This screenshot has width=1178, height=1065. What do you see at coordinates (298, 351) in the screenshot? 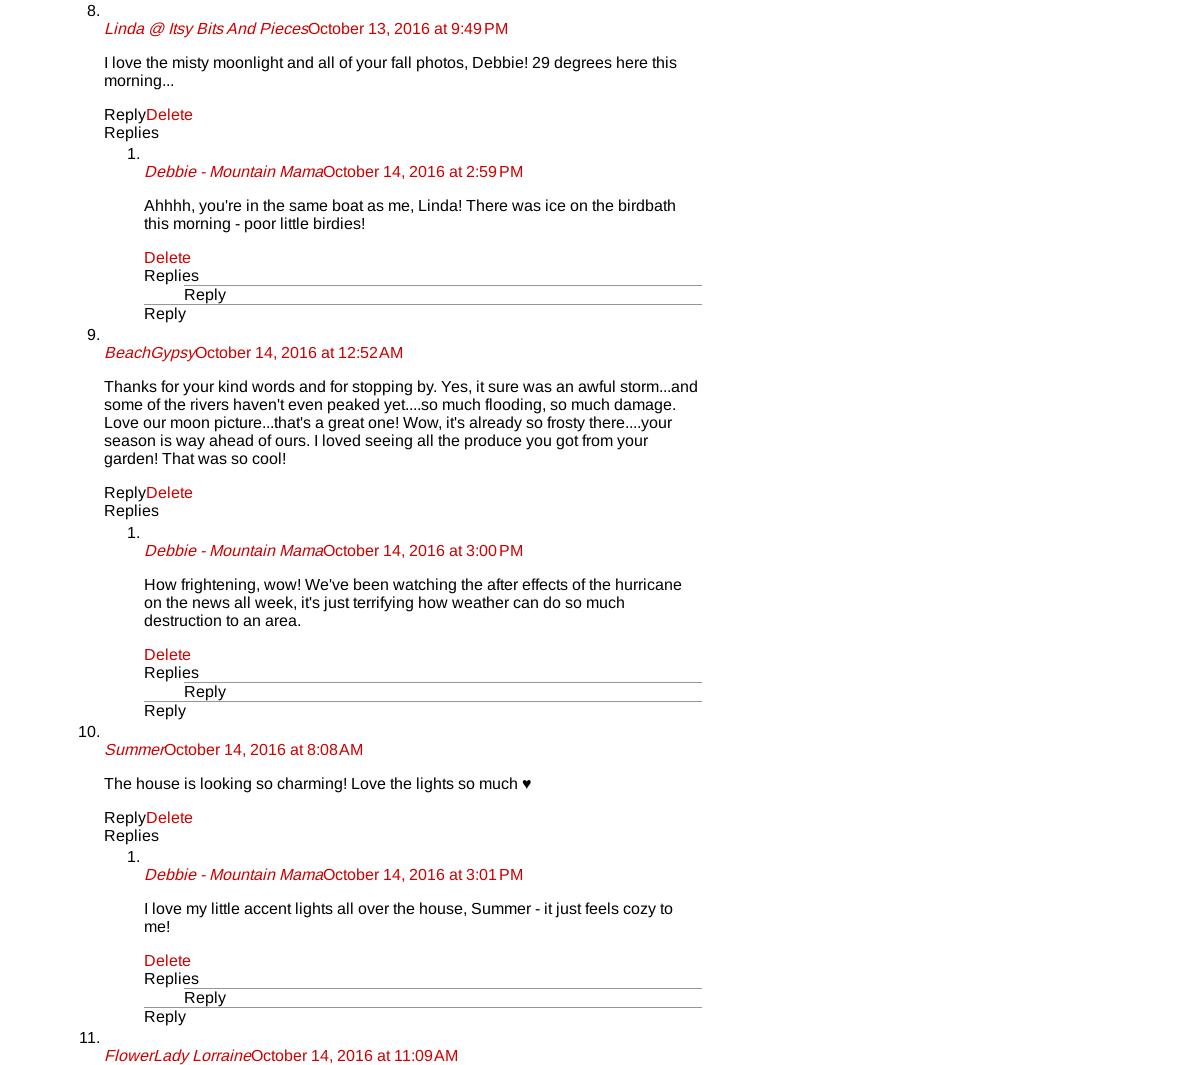
I see `'October 14, 2016 at 12:52 AM'` at bounding box center [298, 351].